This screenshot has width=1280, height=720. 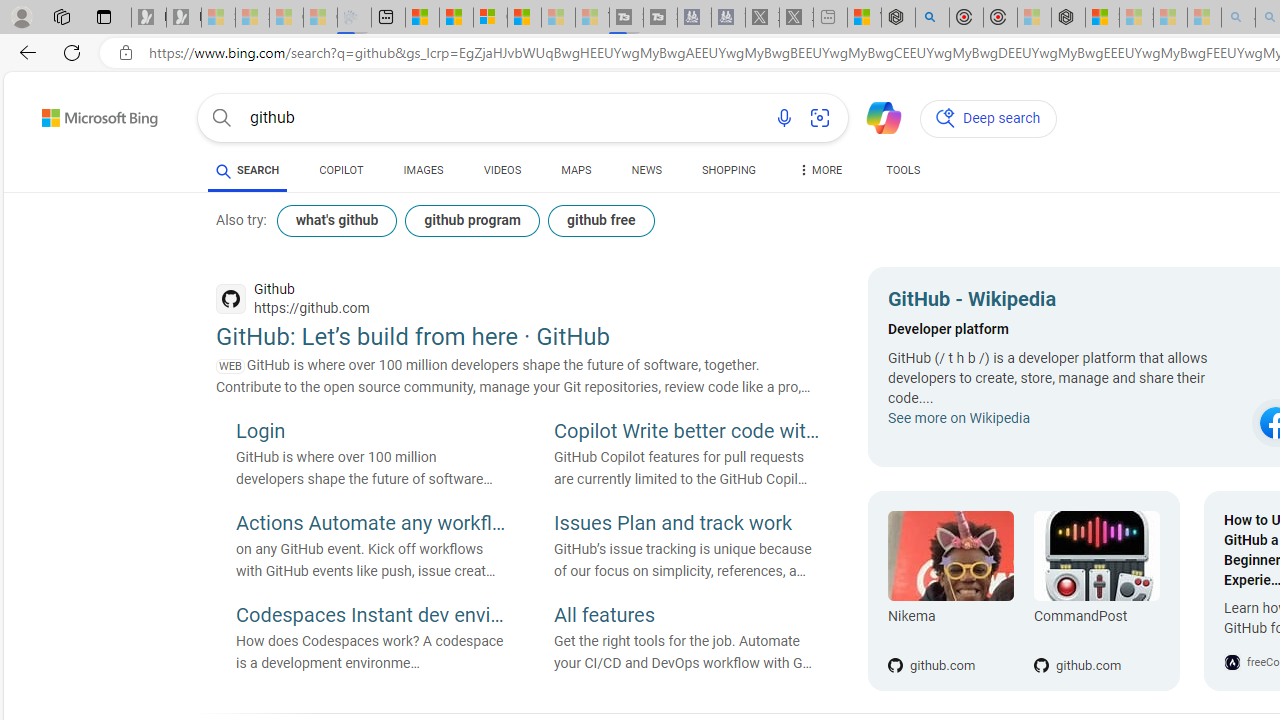 What do you see at coordinates (86, 114) in the screenshot?
I see `'Back to Bing search'` at bounding box center [86, 114].